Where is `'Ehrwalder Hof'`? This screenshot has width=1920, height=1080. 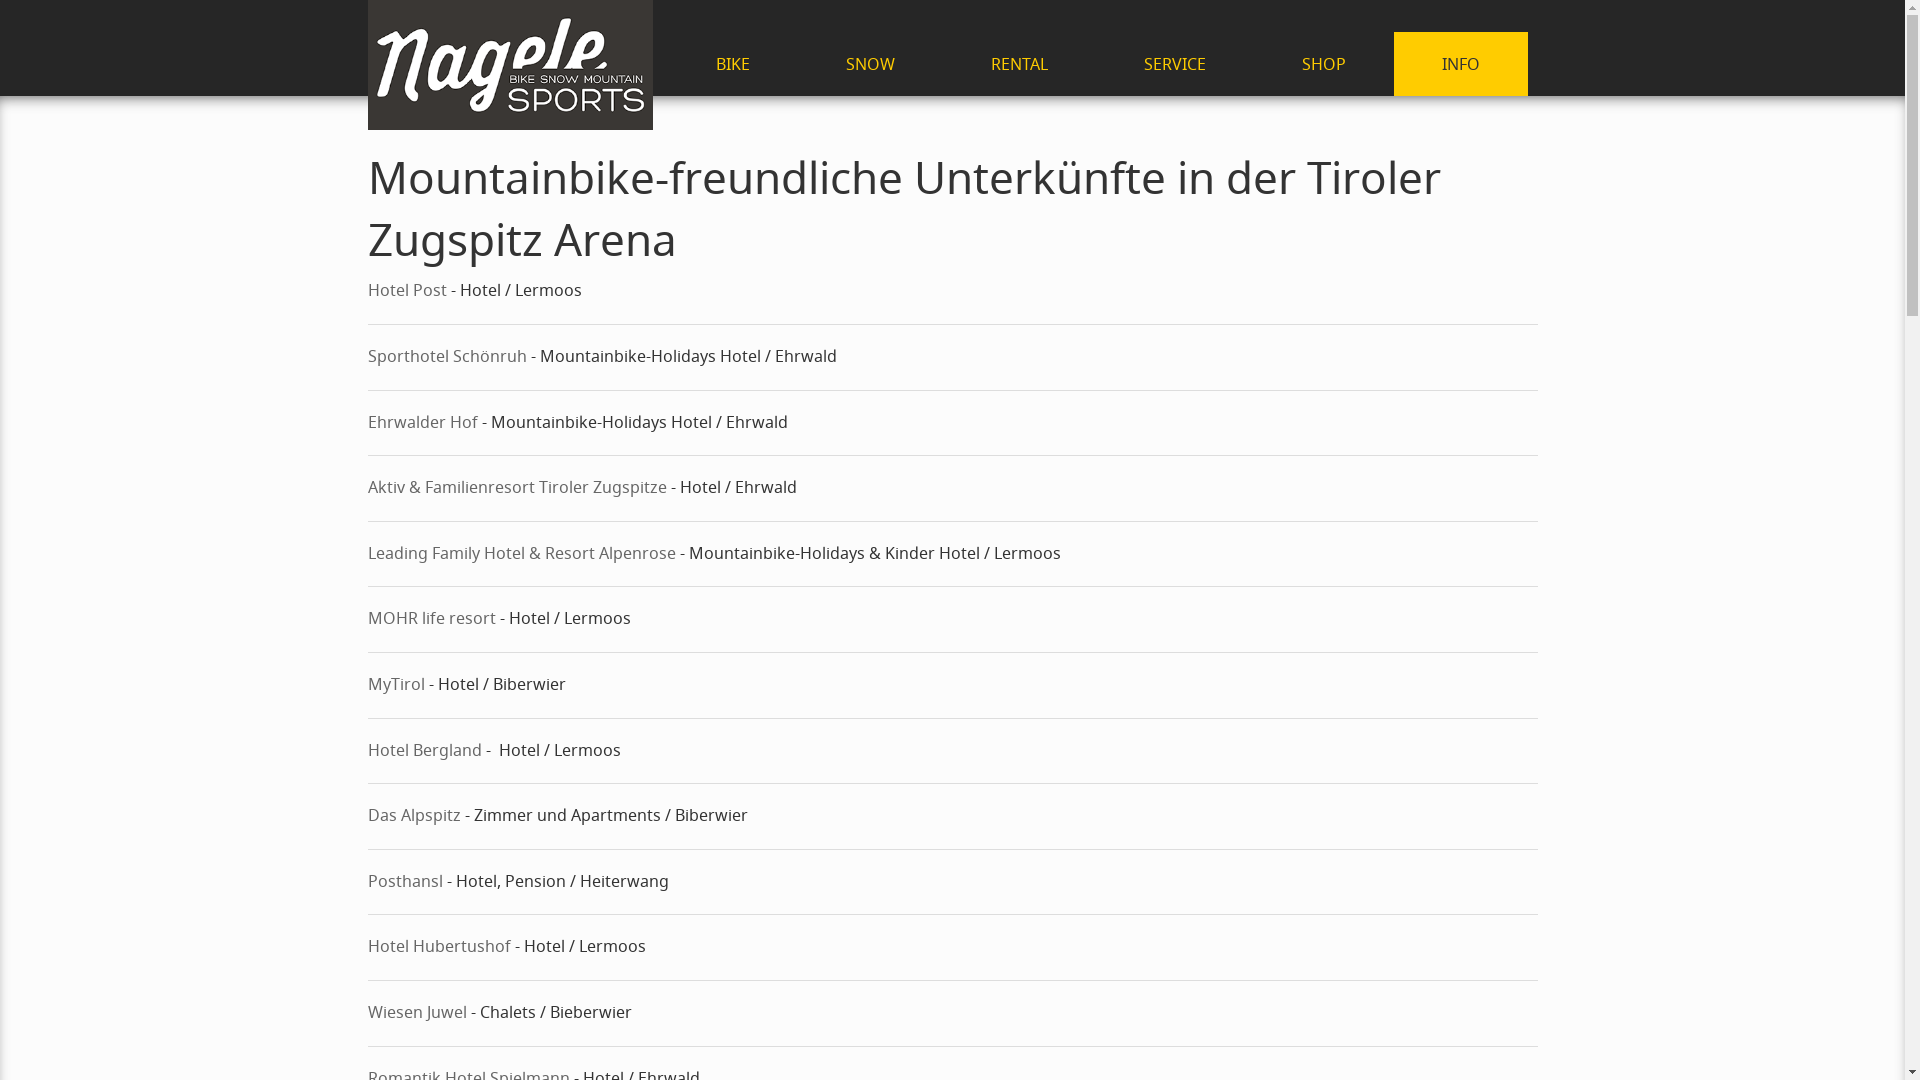
'Ehrwalder Hof' is located at coordinates (421, 420).